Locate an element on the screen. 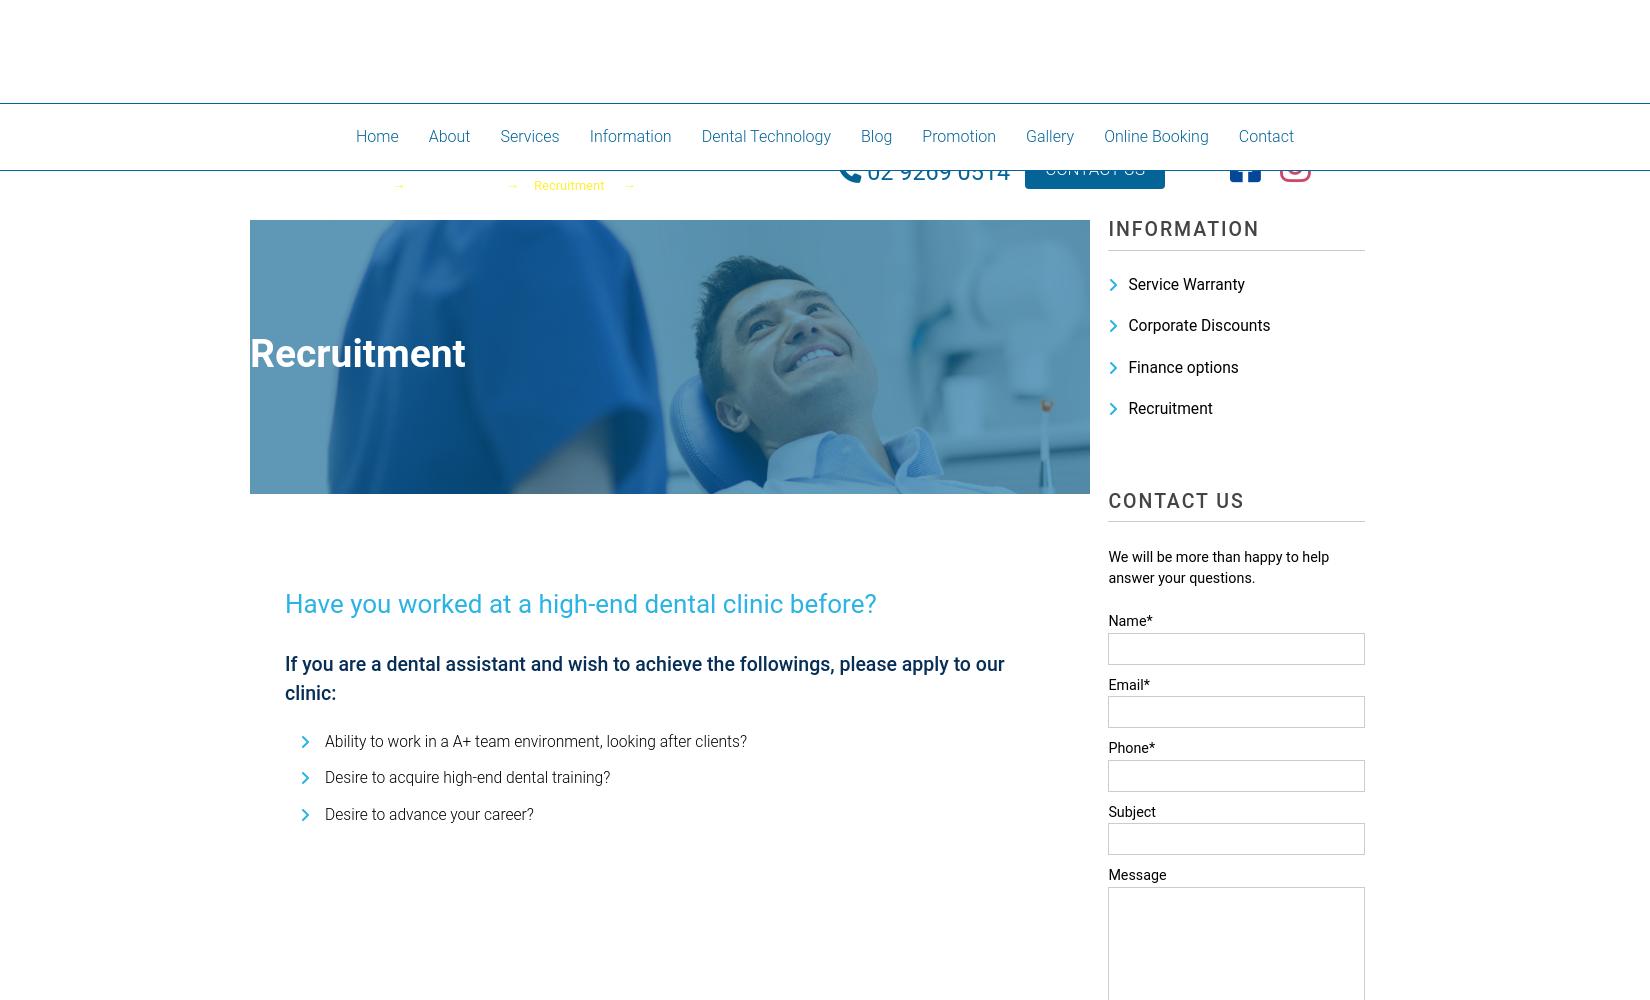 This screenshot has width=1650, height=1000. 'Finance options' is located at coordinates (1183, 366).